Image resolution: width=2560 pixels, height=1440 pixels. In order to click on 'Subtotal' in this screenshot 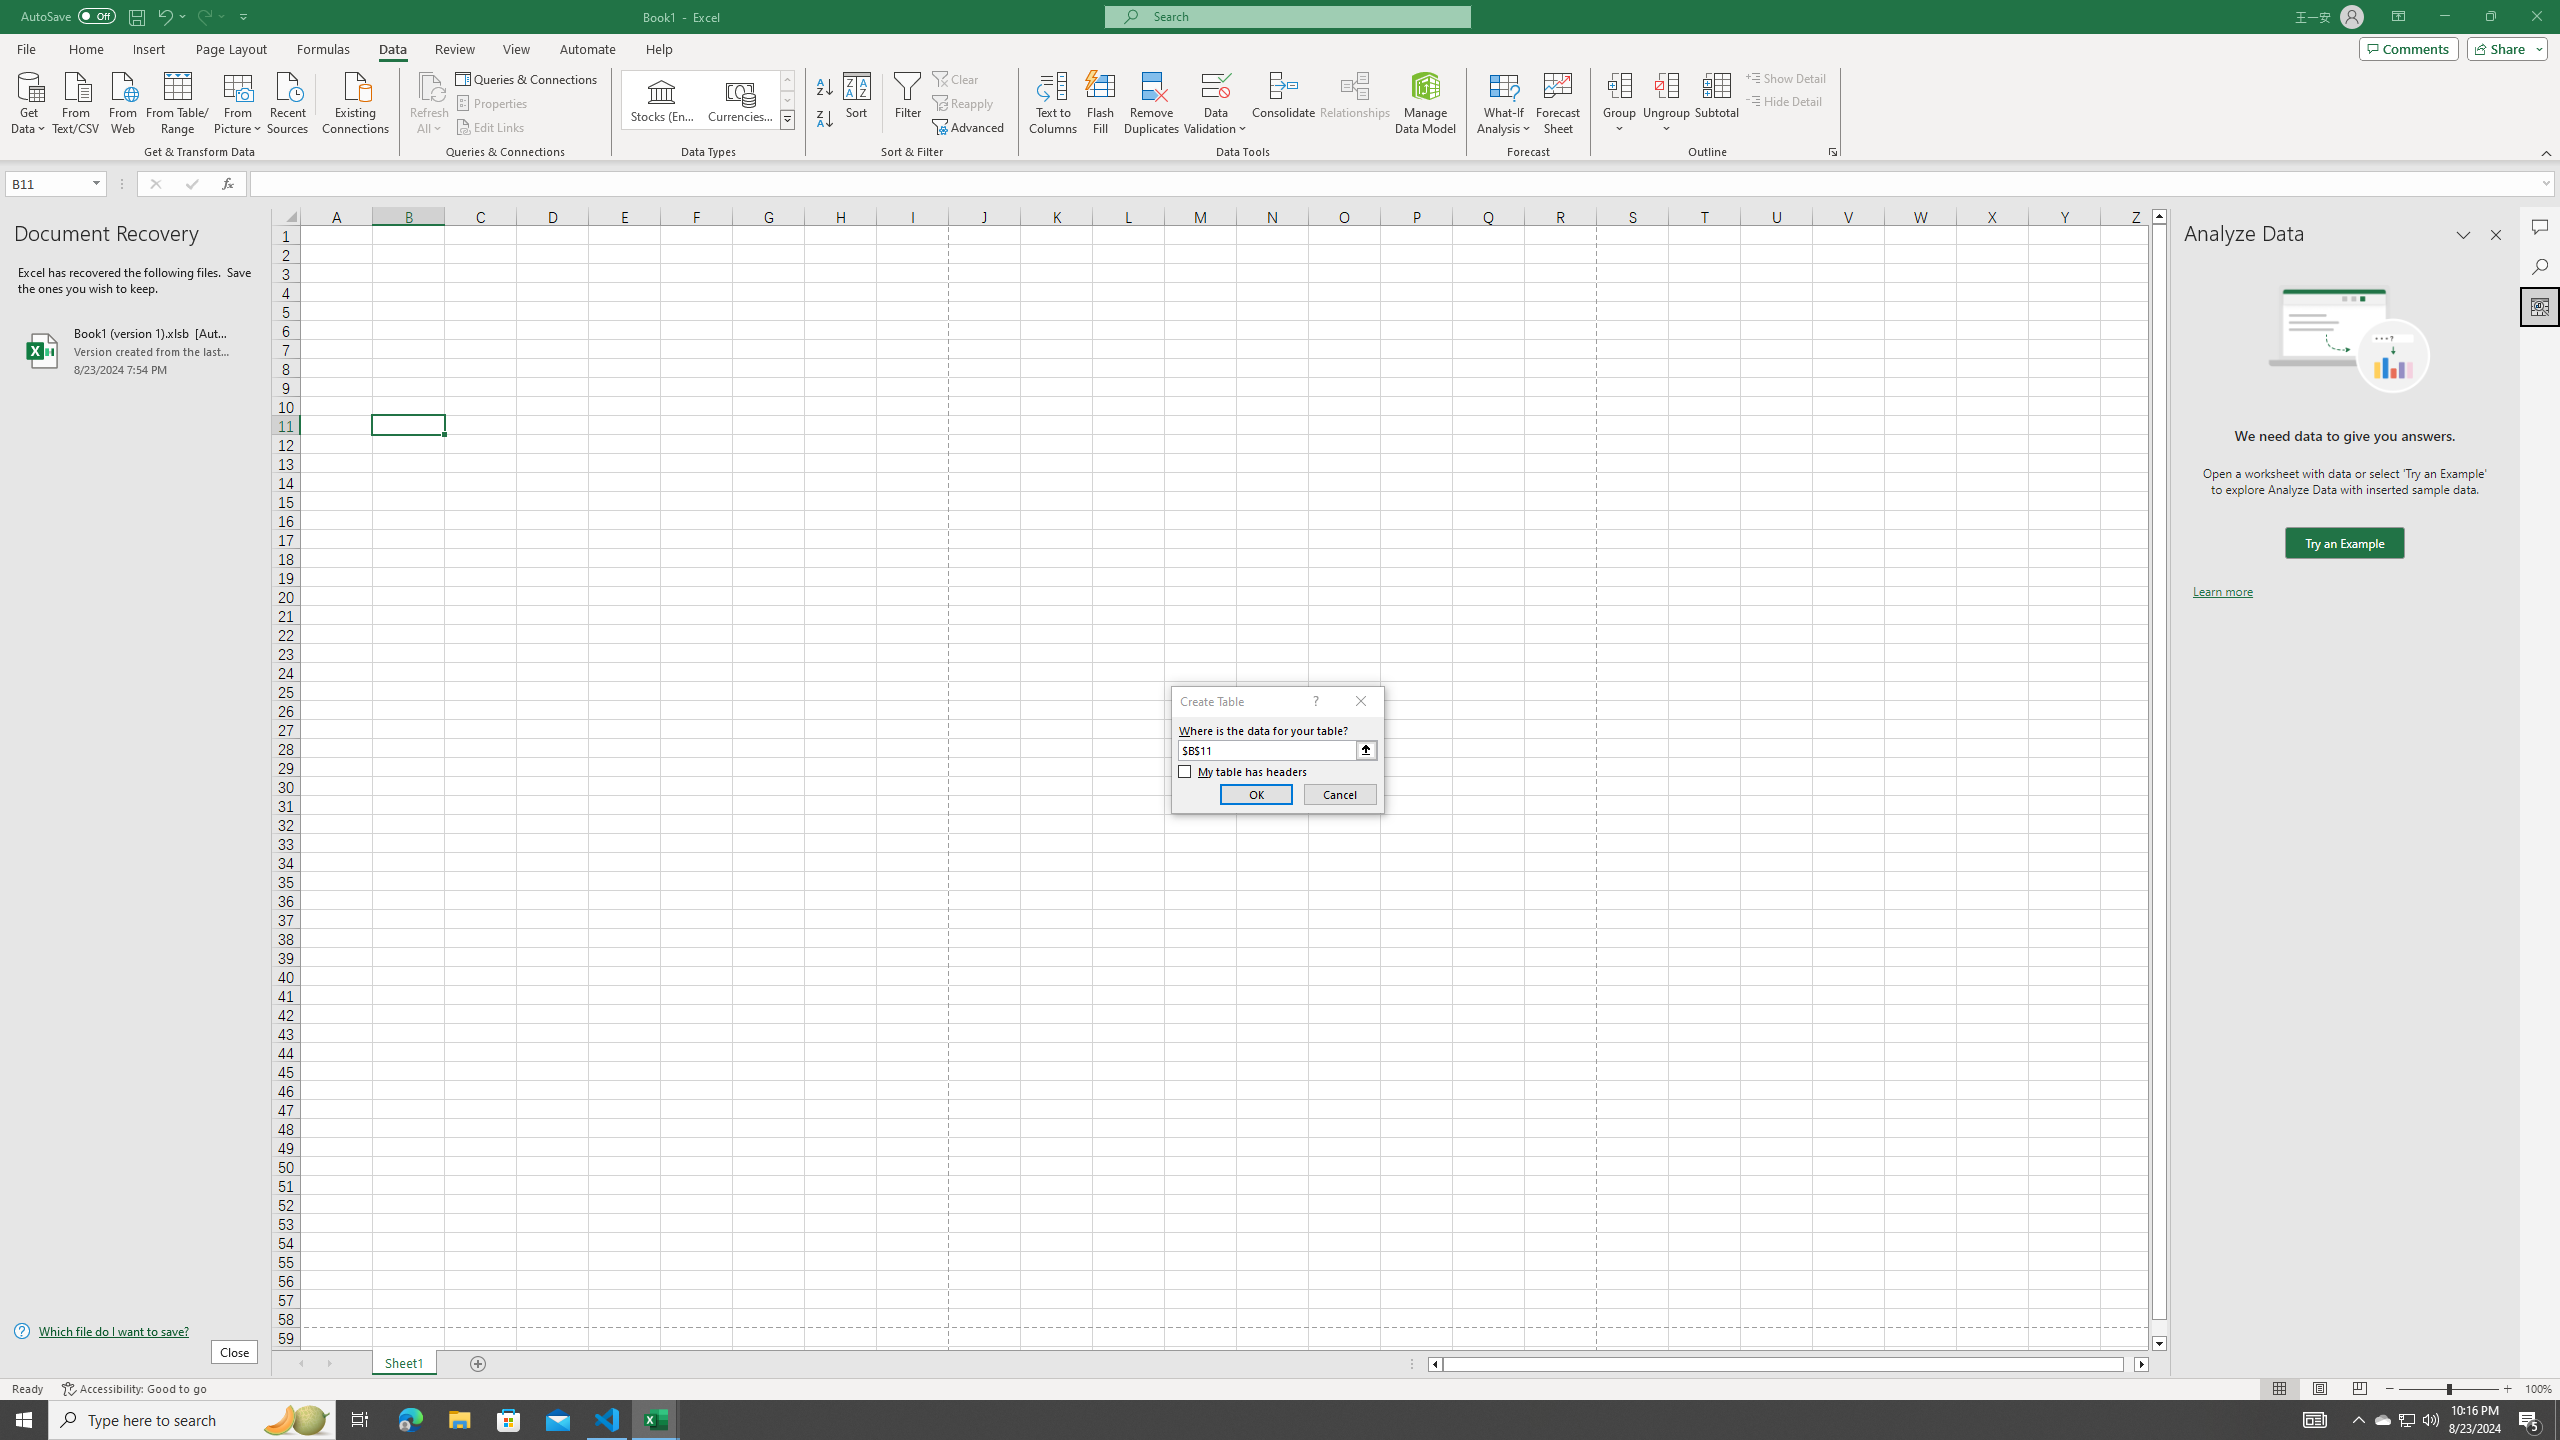, I will do `click(1716, 103)`.